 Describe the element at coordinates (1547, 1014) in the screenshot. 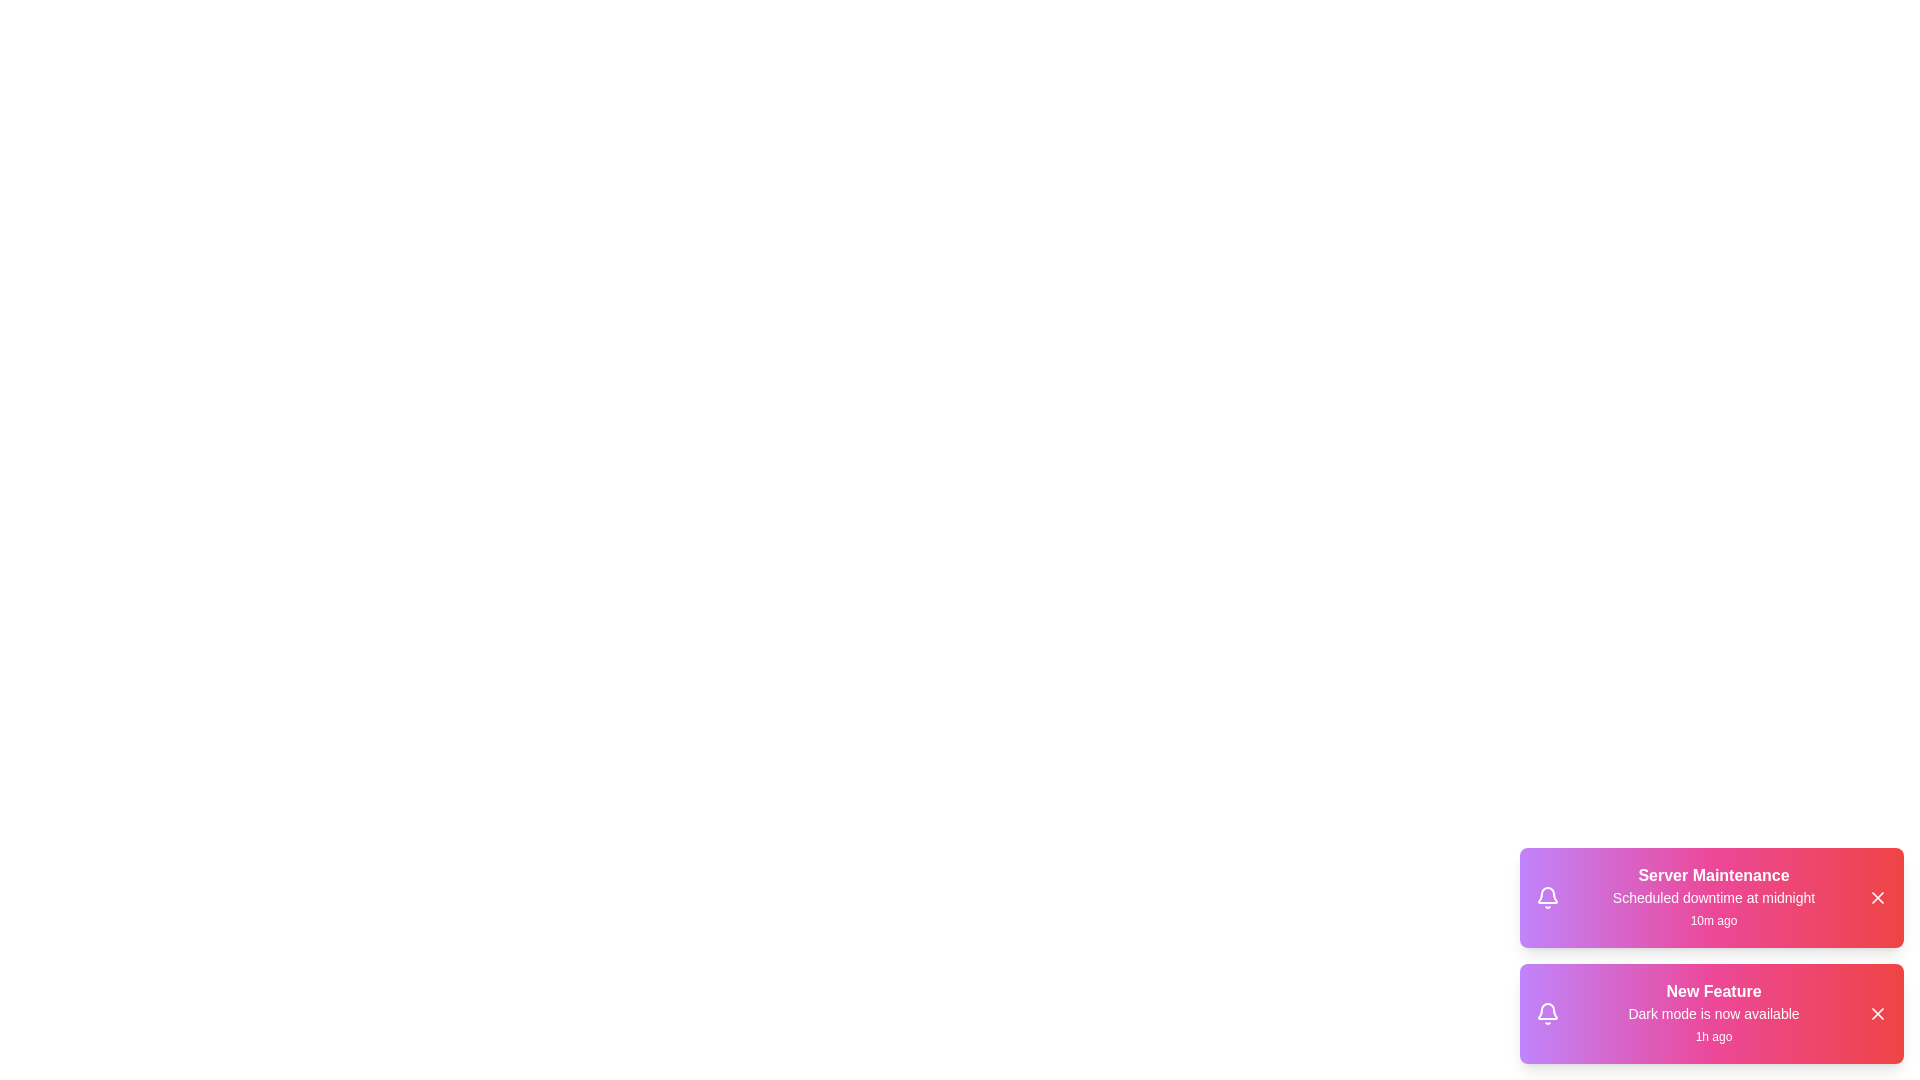

I see `the notification icon for New Feature` at that location.